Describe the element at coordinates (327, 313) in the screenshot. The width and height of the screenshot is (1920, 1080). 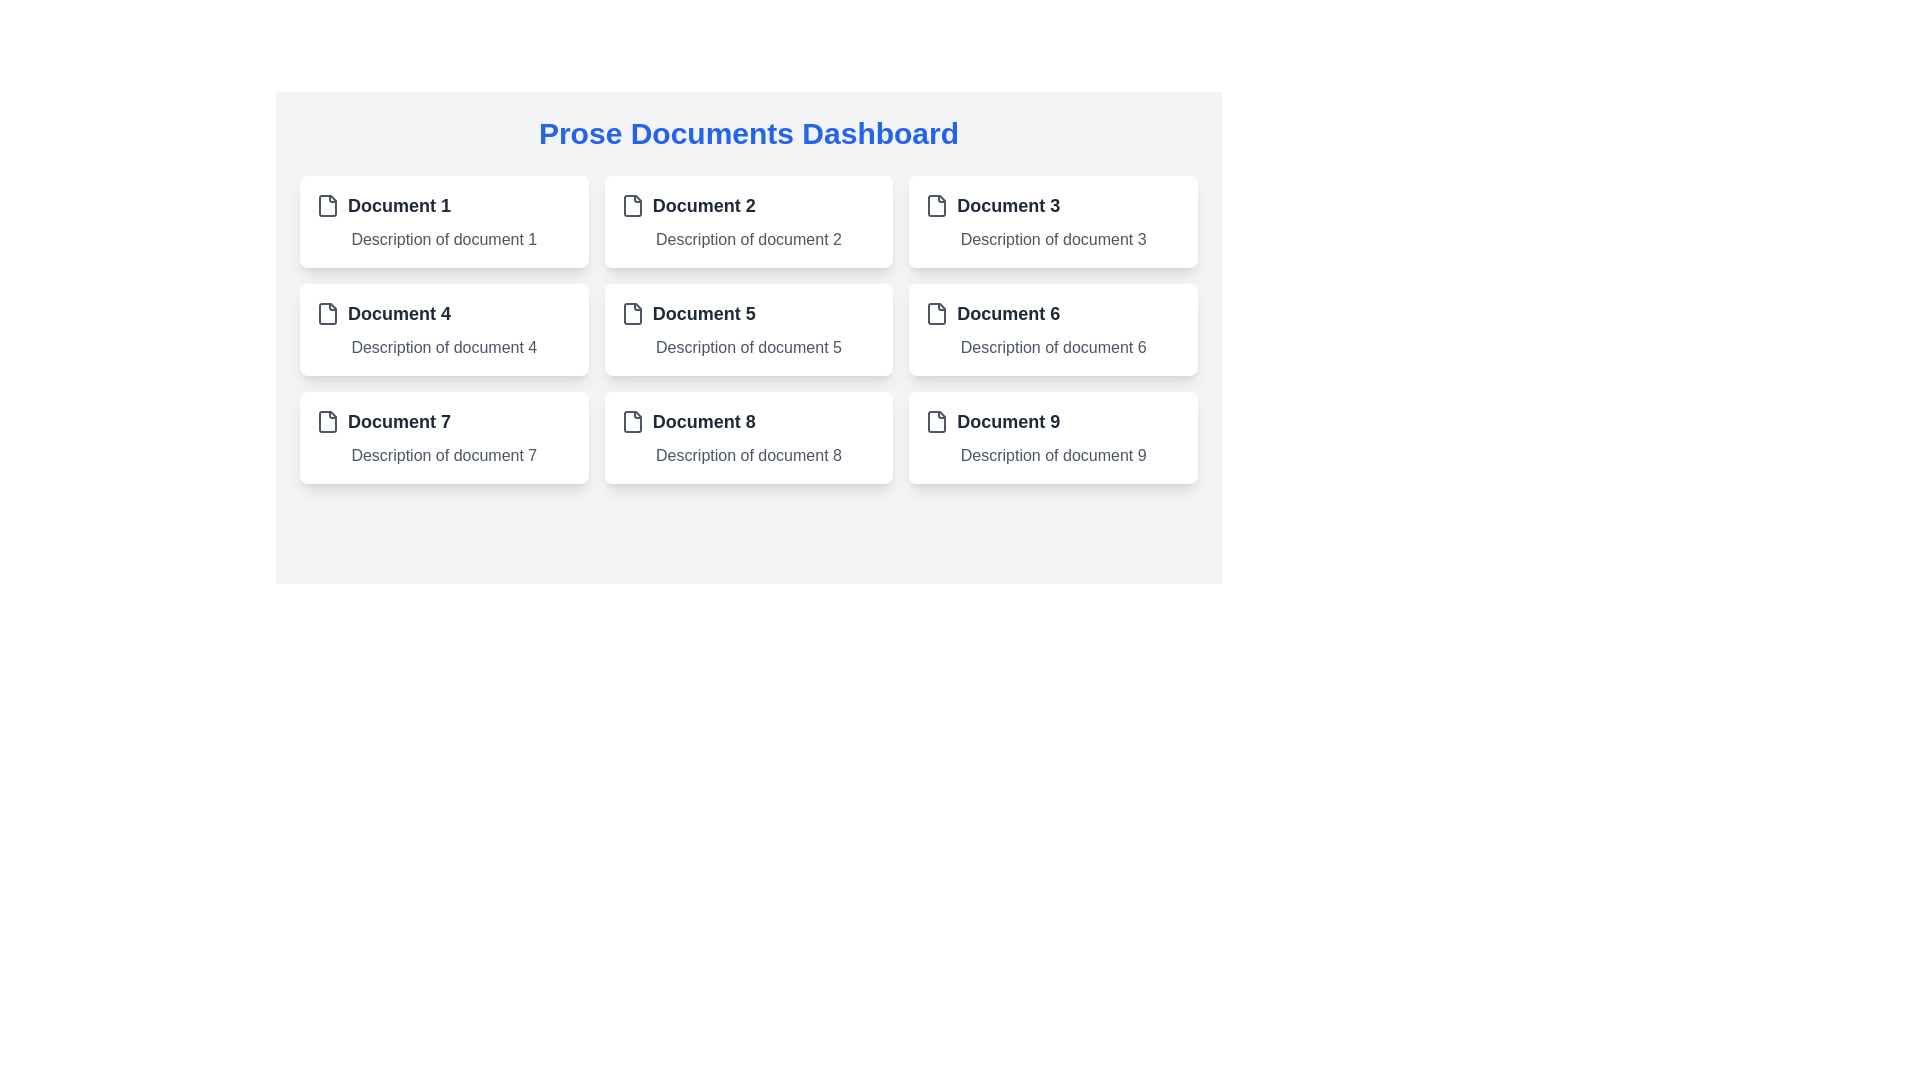
I see `the icon representing the document labeled 'Document 4', which is located in the second row, first column of the layout grid` at that location.